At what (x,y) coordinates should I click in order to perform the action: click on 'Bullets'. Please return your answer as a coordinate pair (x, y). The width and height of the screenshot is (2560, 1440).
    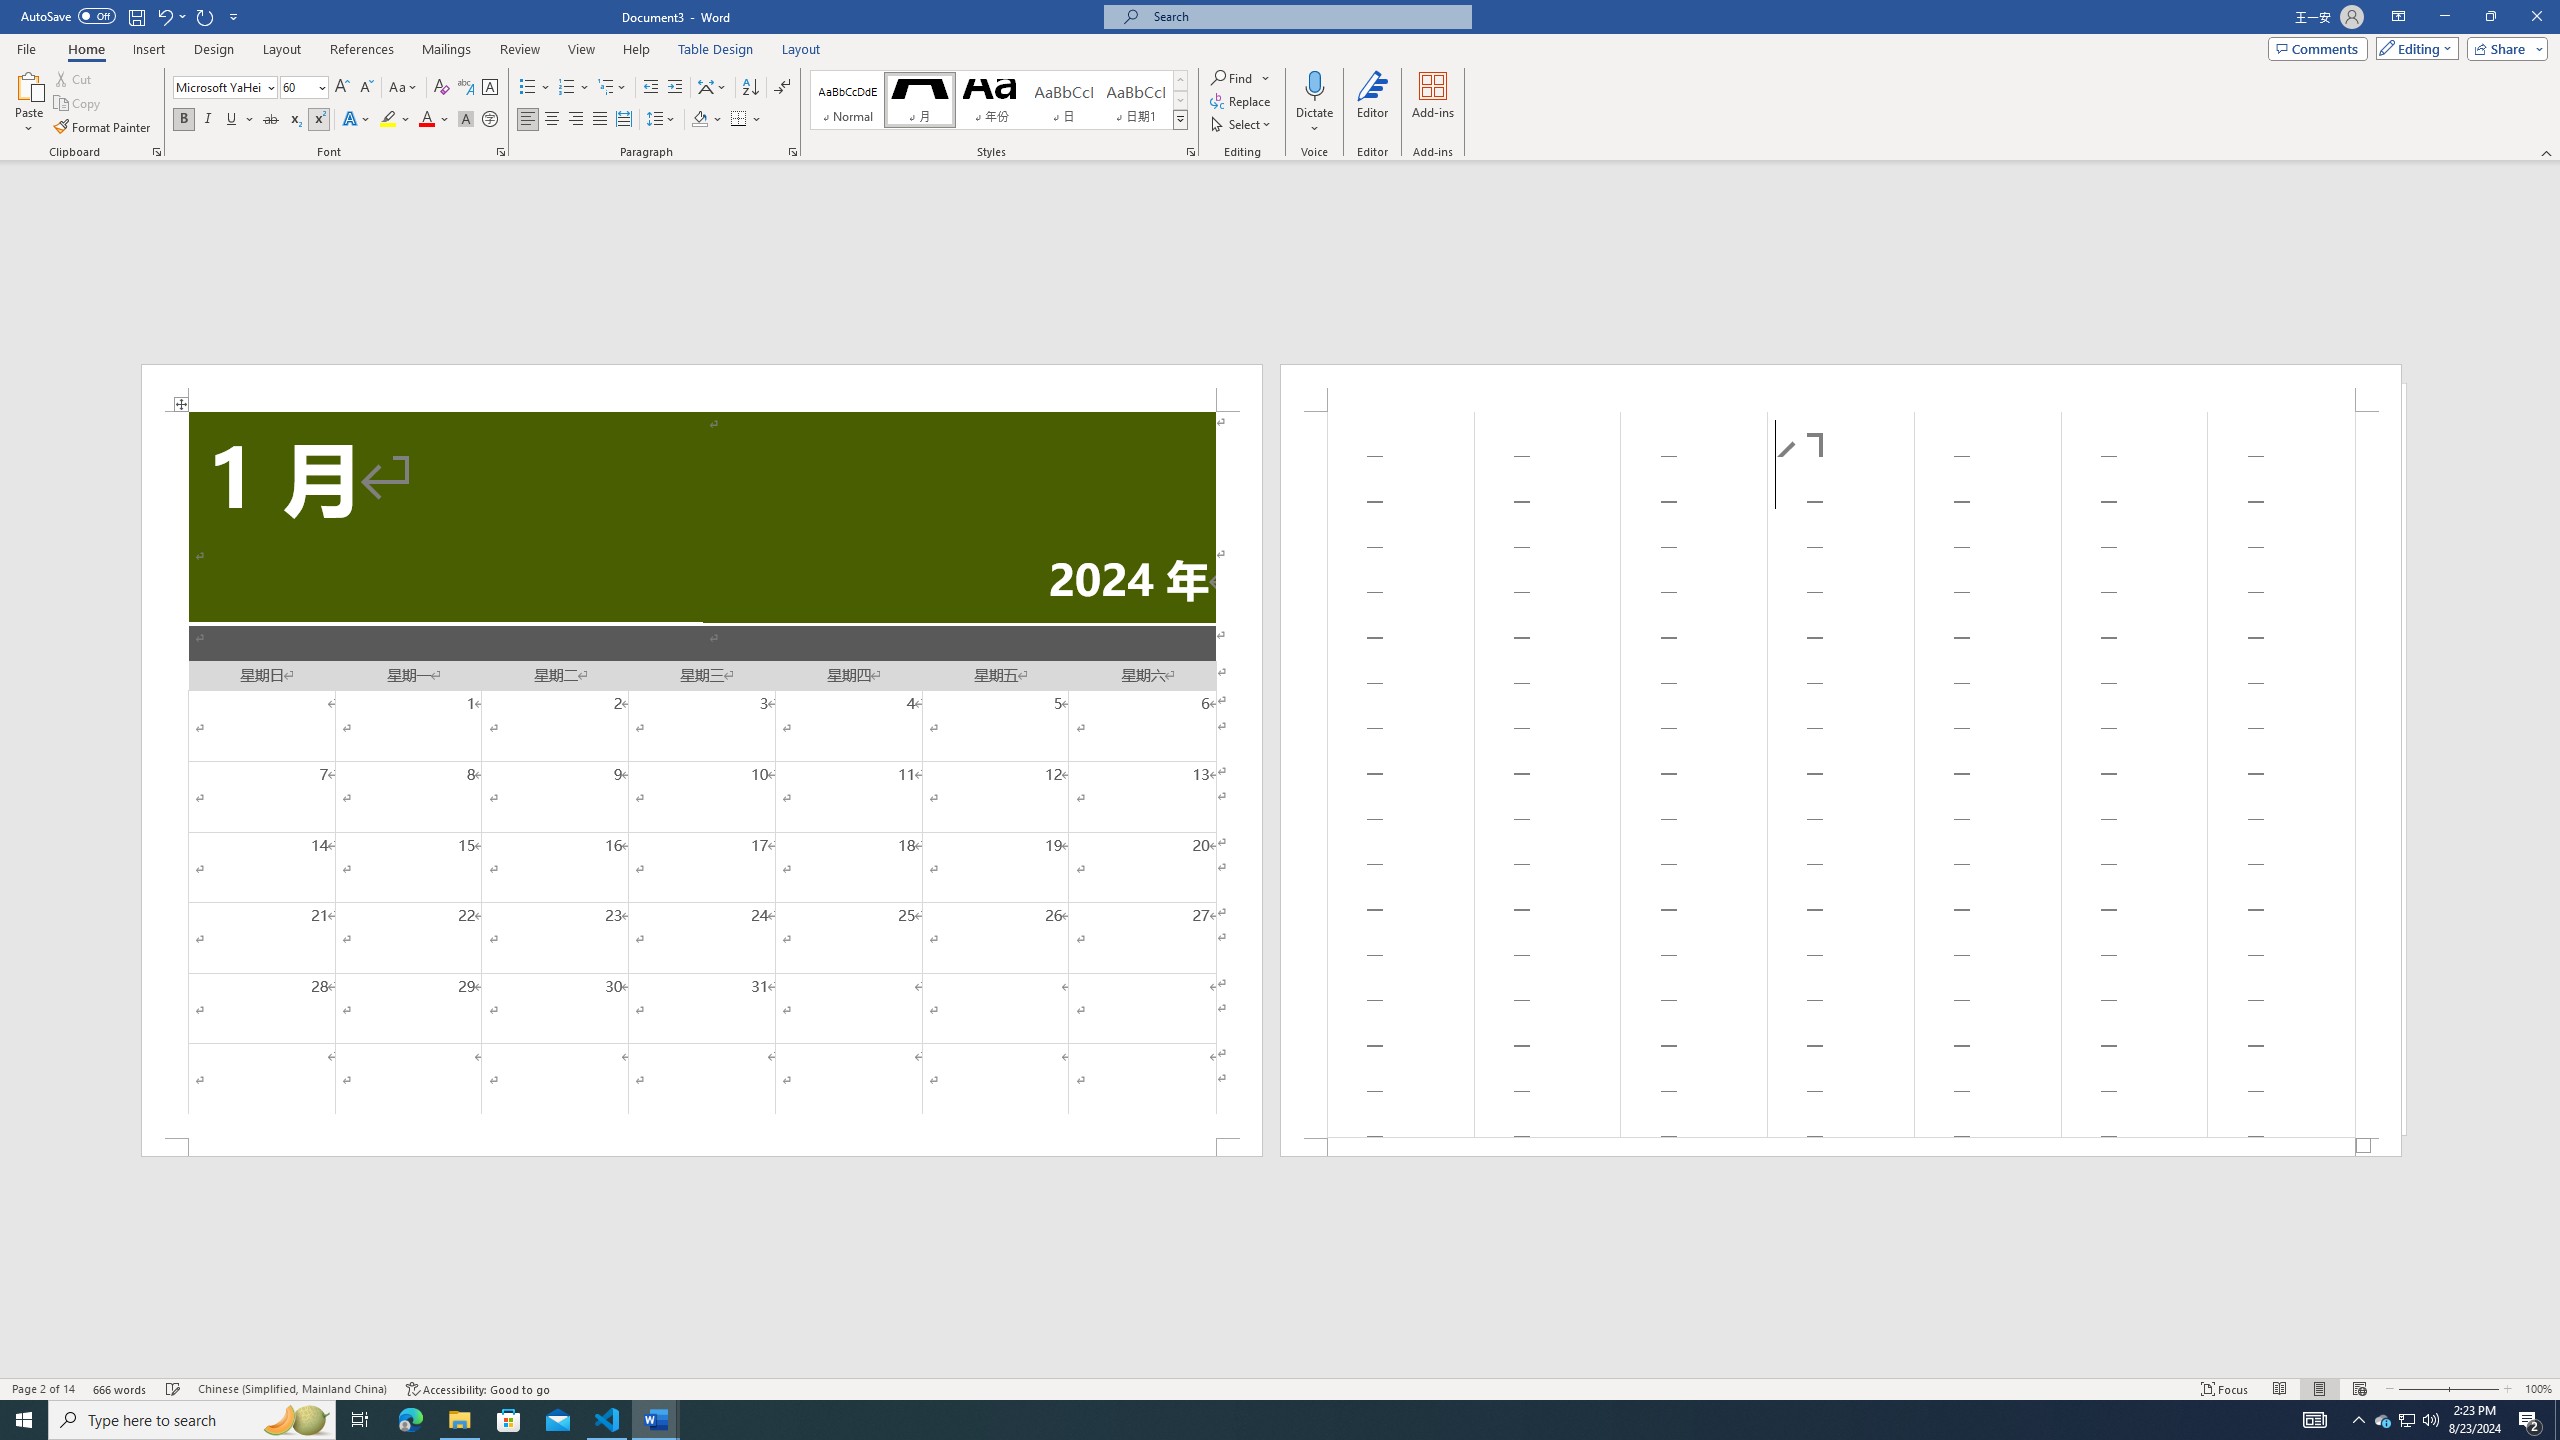
    Looking at the image, I should click on (534, 87).